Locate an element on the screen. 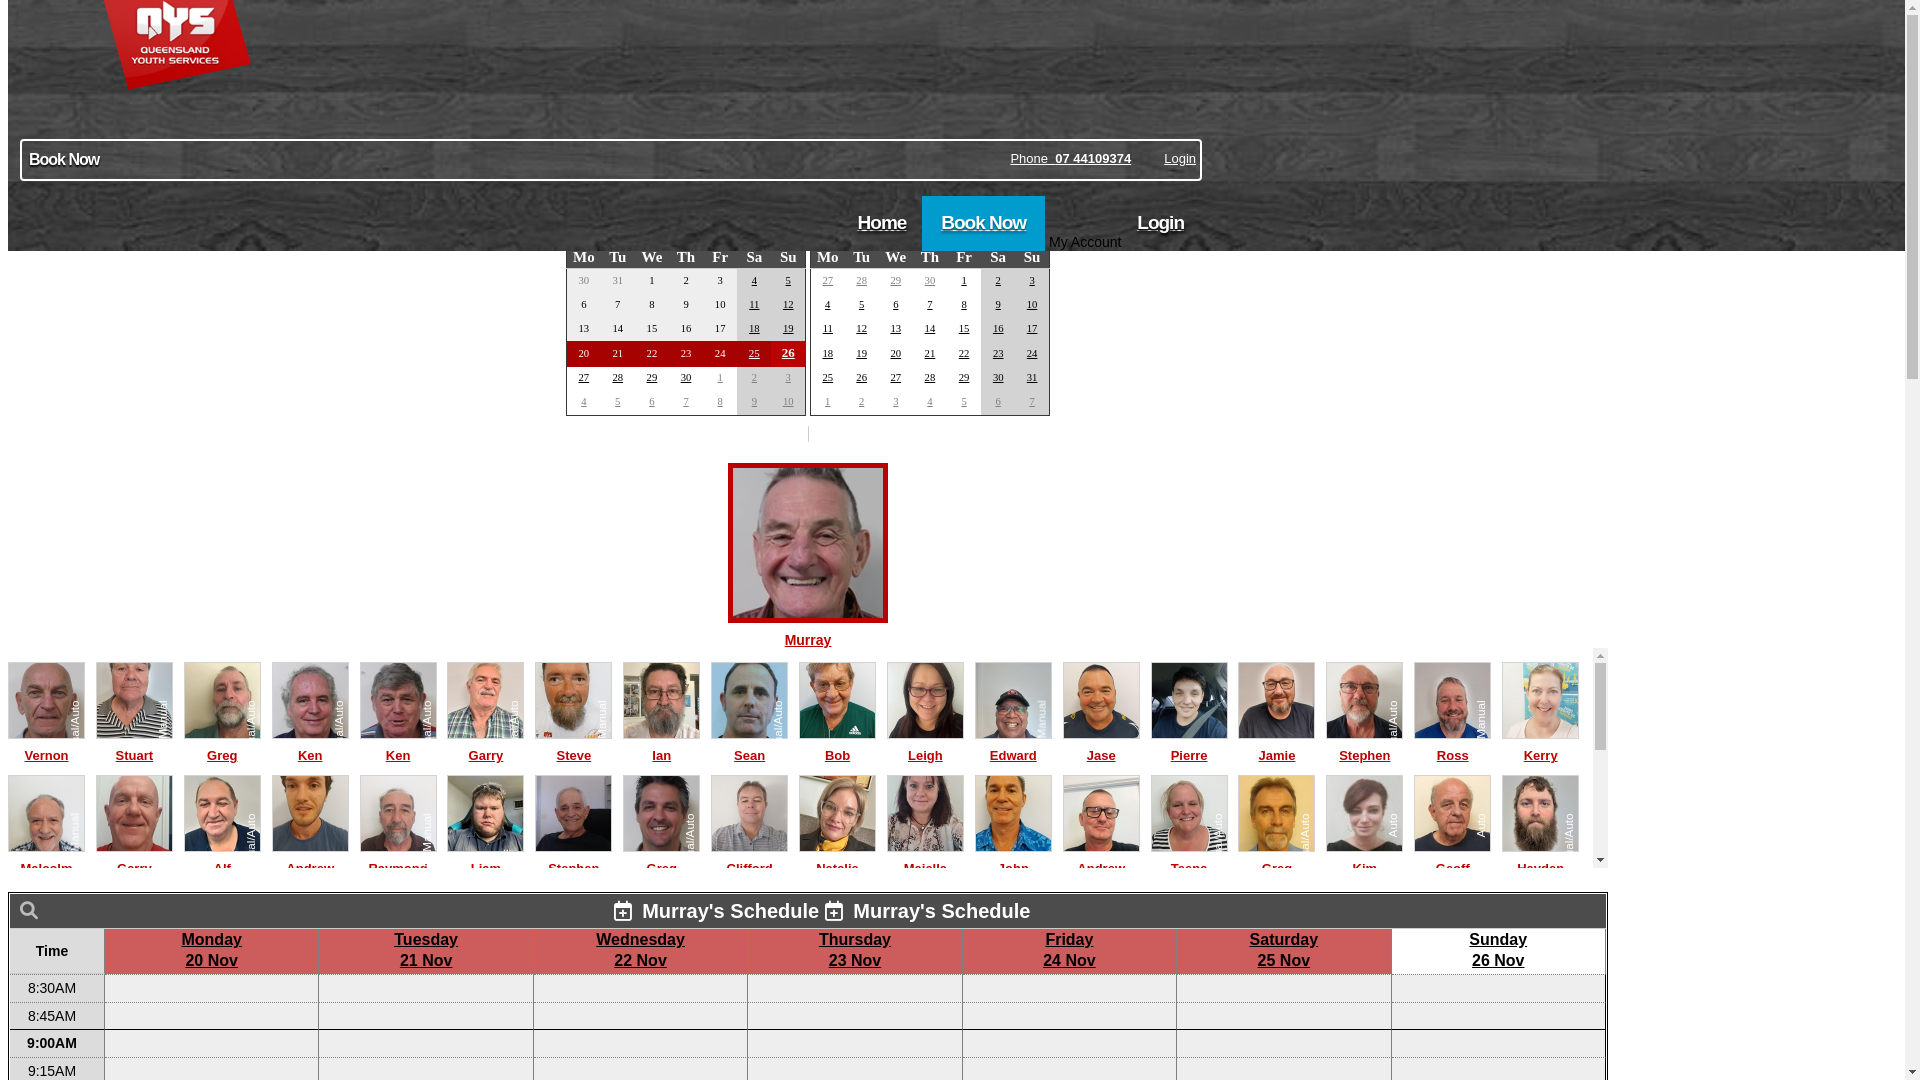 This screenshot has height=1080, width=1920. 'Reg is located at coordinates (360, 970).